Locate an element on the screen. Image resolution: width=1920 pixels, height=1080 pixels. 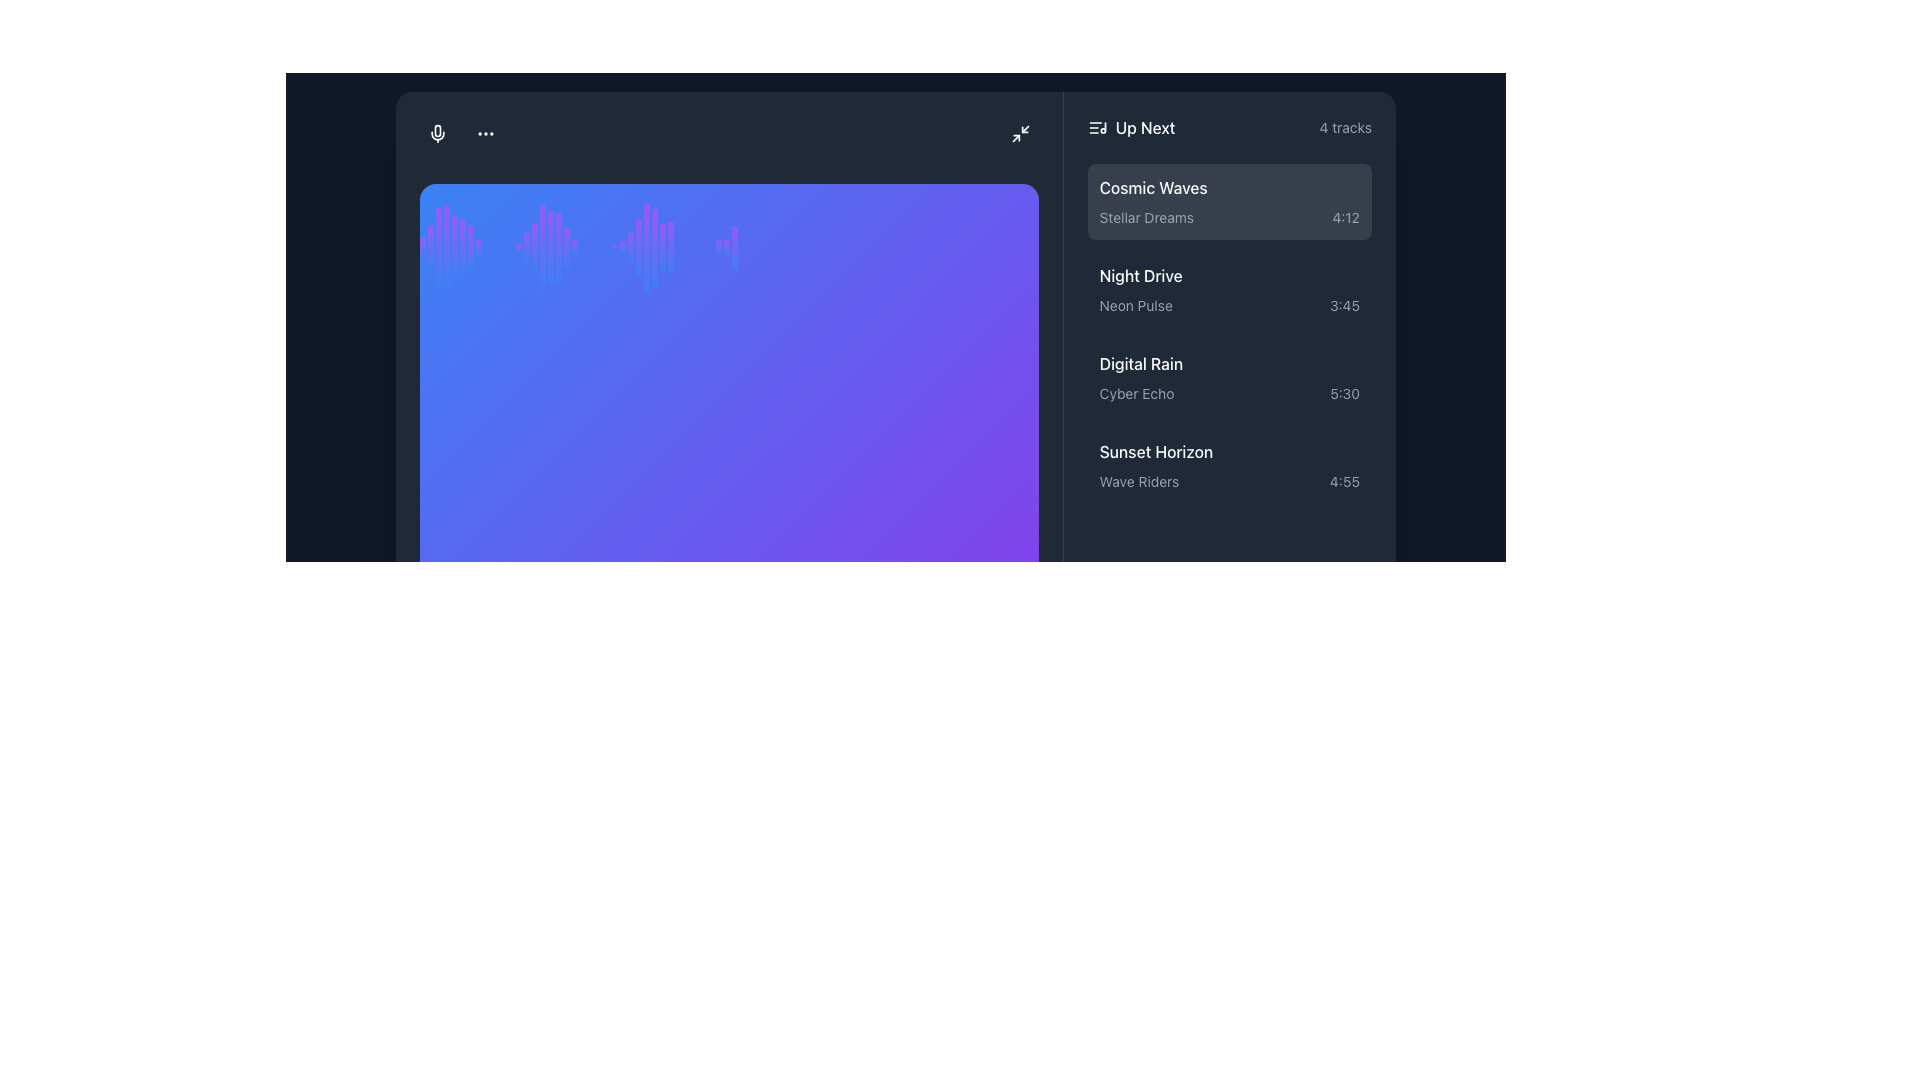
the waveform bar, which is part of a series of vertical bars representing audio visualization, positioned towards the right side among other bars is located at coordinates (719, 245).